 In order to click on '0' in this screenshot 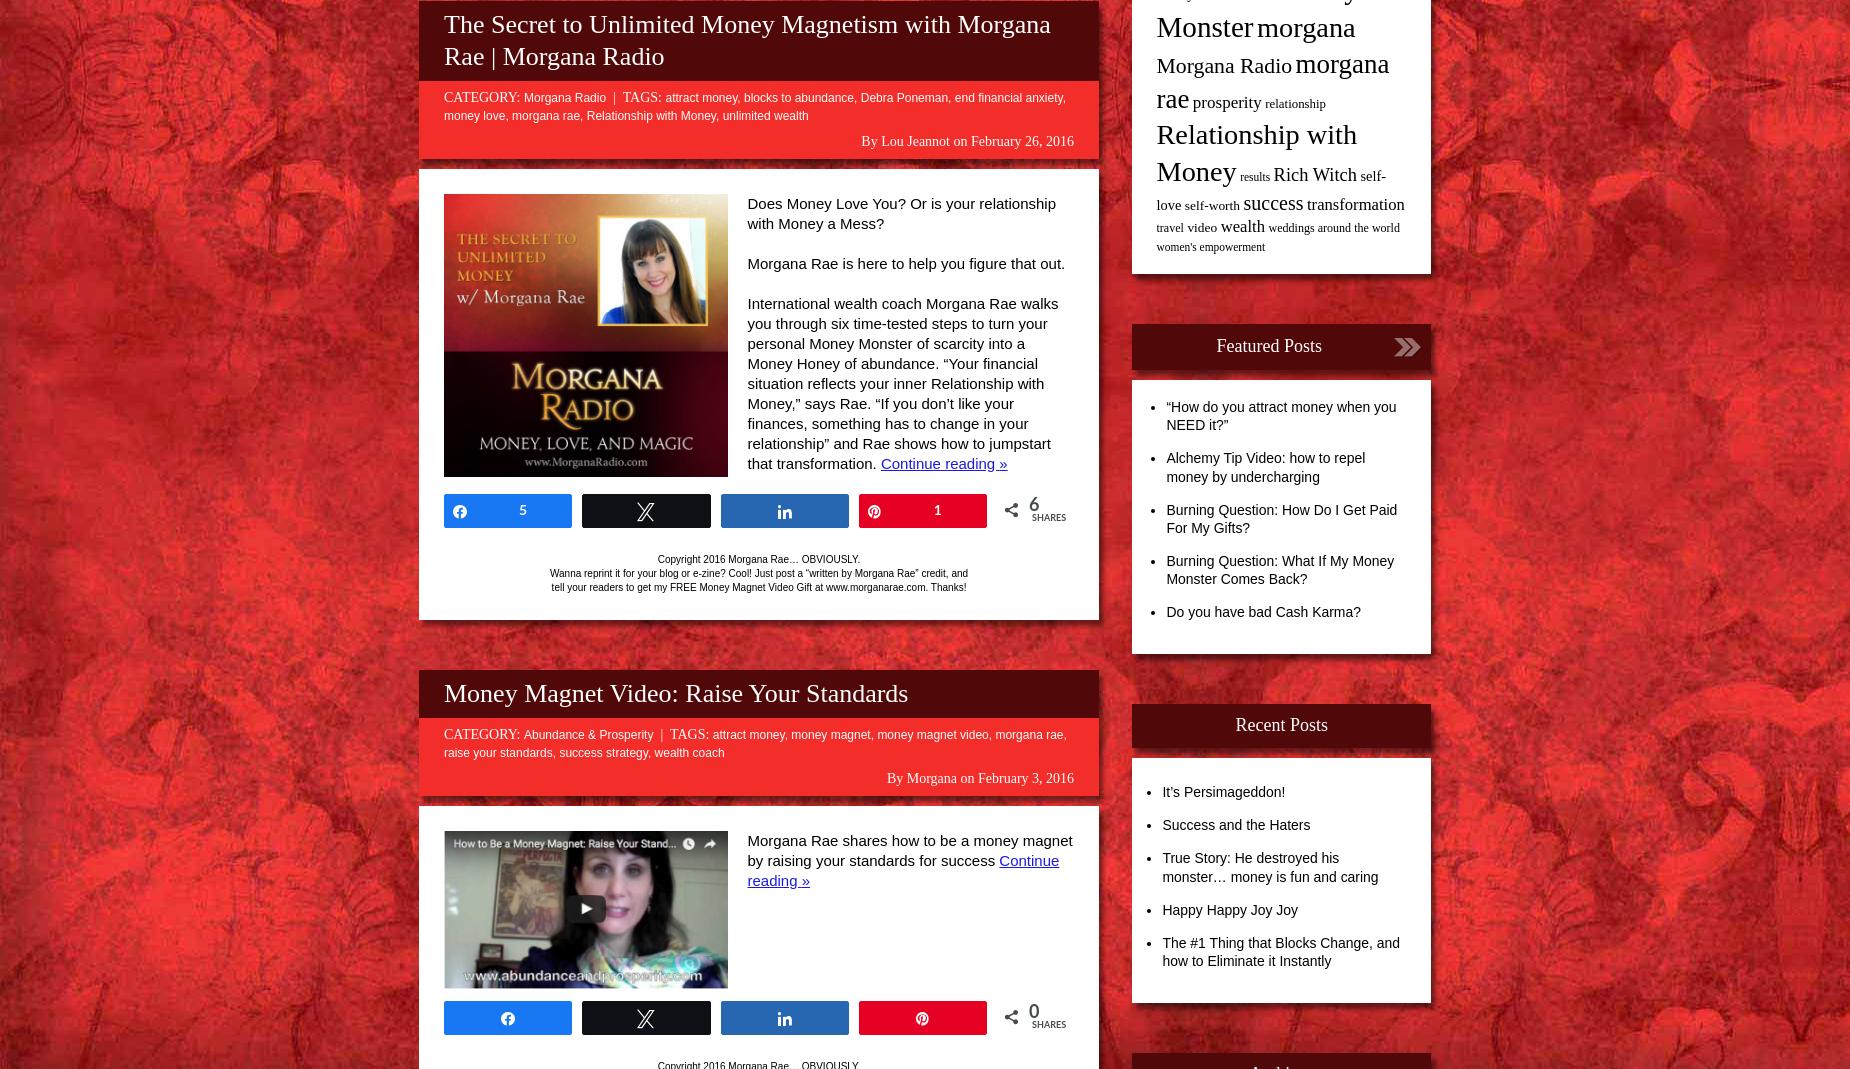, I will do `click(1027, 1012)`.